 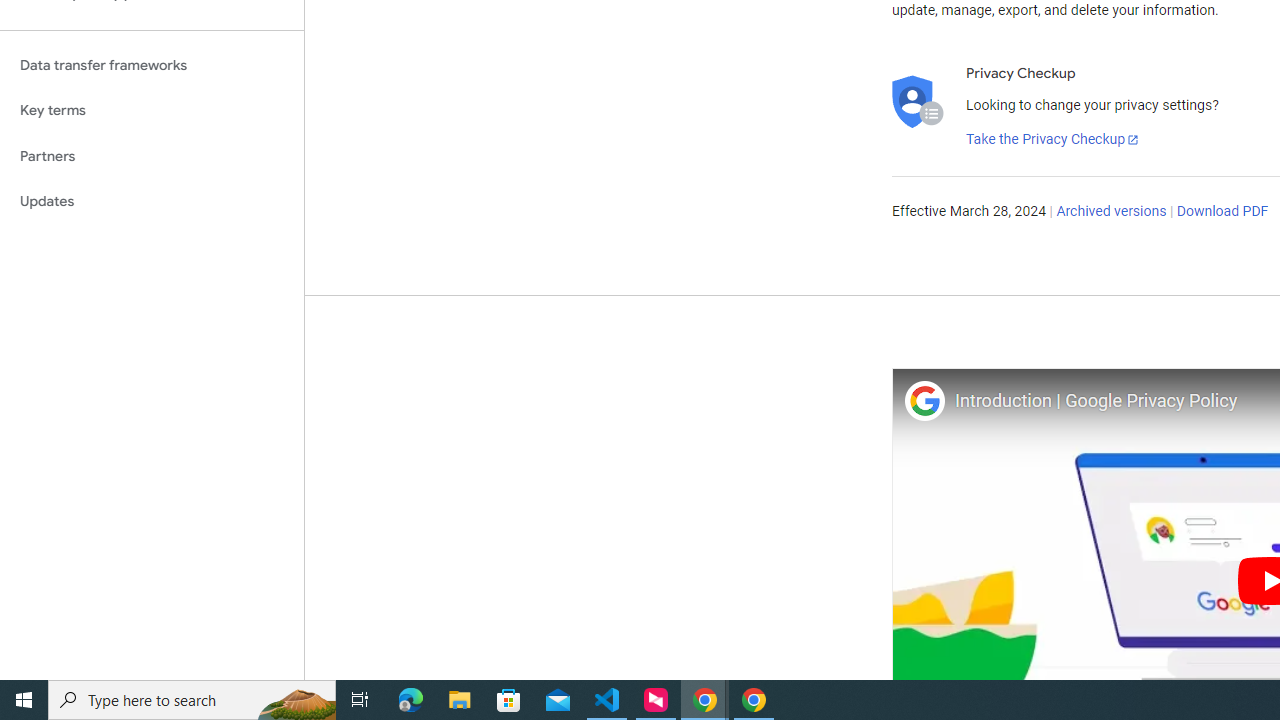 What do you see at coordinates (1221, 212) in the screenshot?
I see `'Download PDF'` at bounding box center [1221, 212].